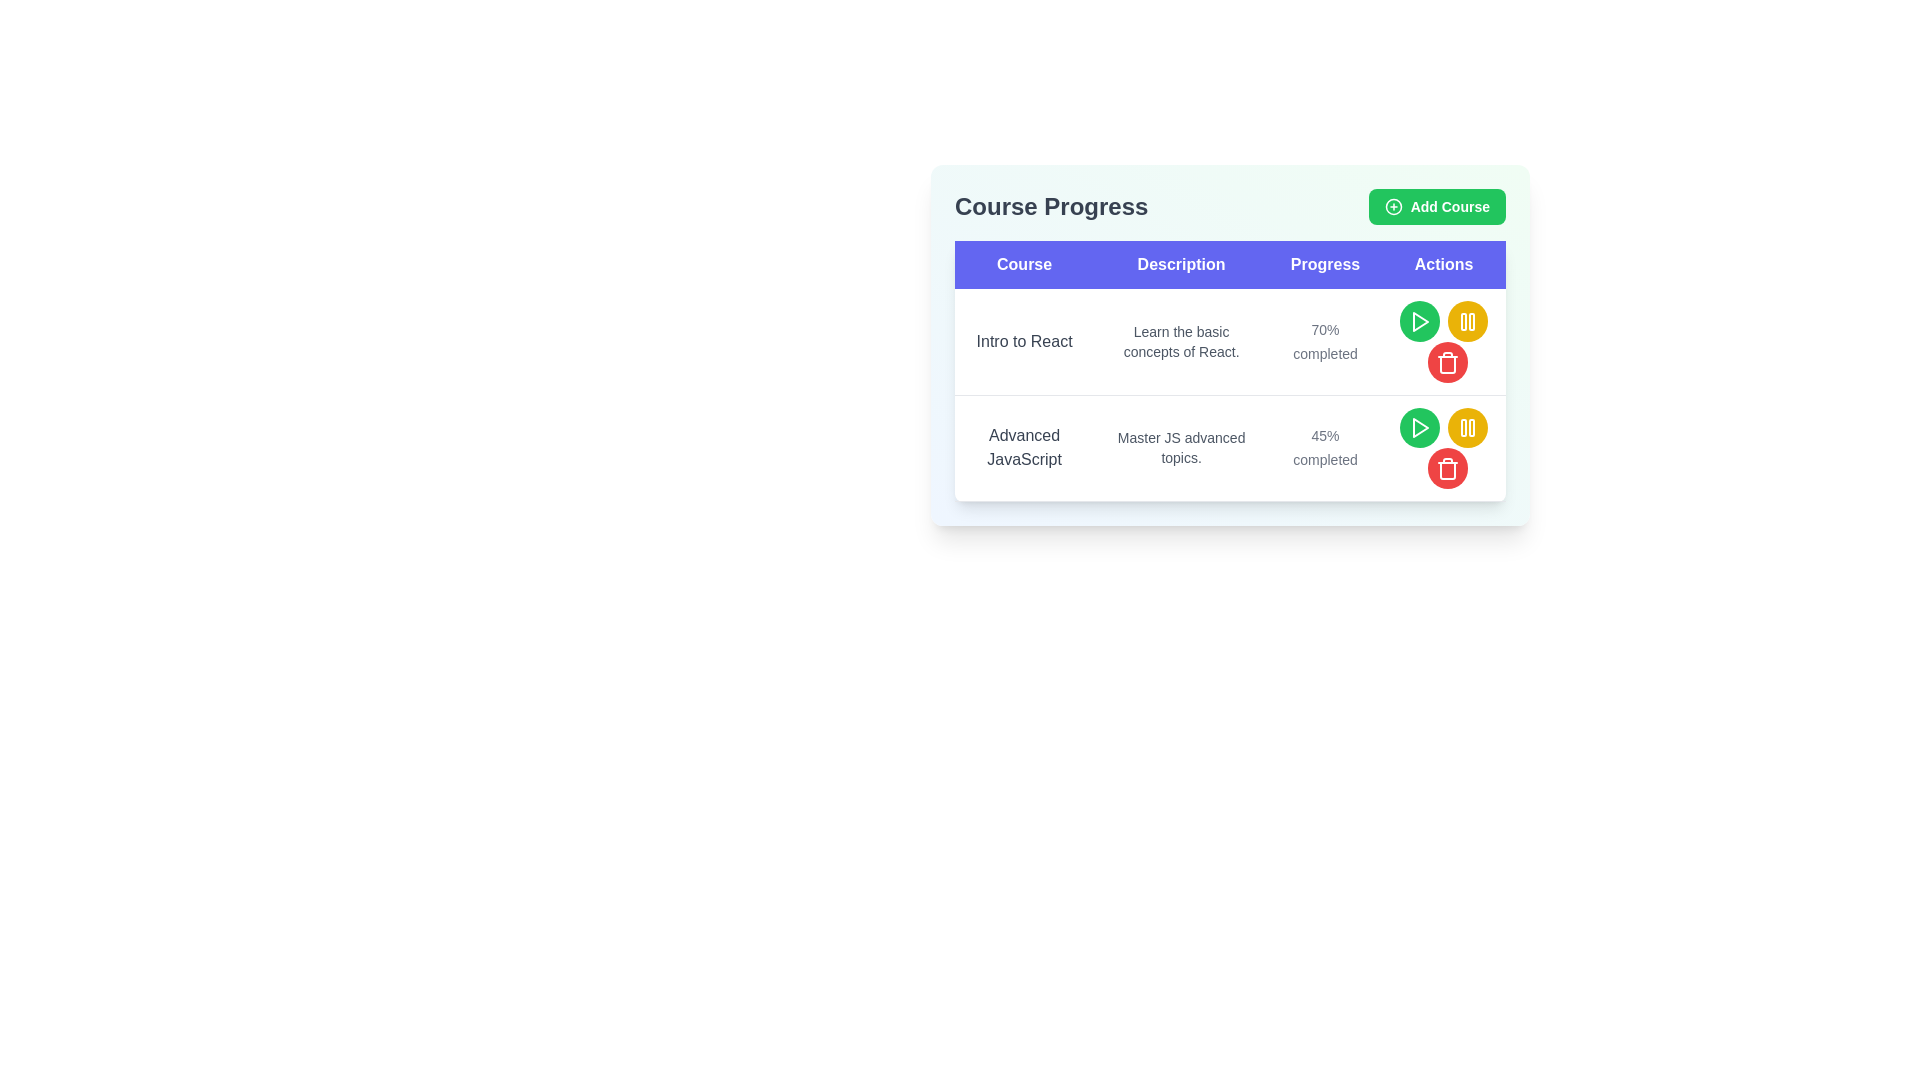  I want to click on the left rectangle of the pause button, which is a yellowish vertical rectangle located within the 'Actions' column of the interface, so click(1464, 427).